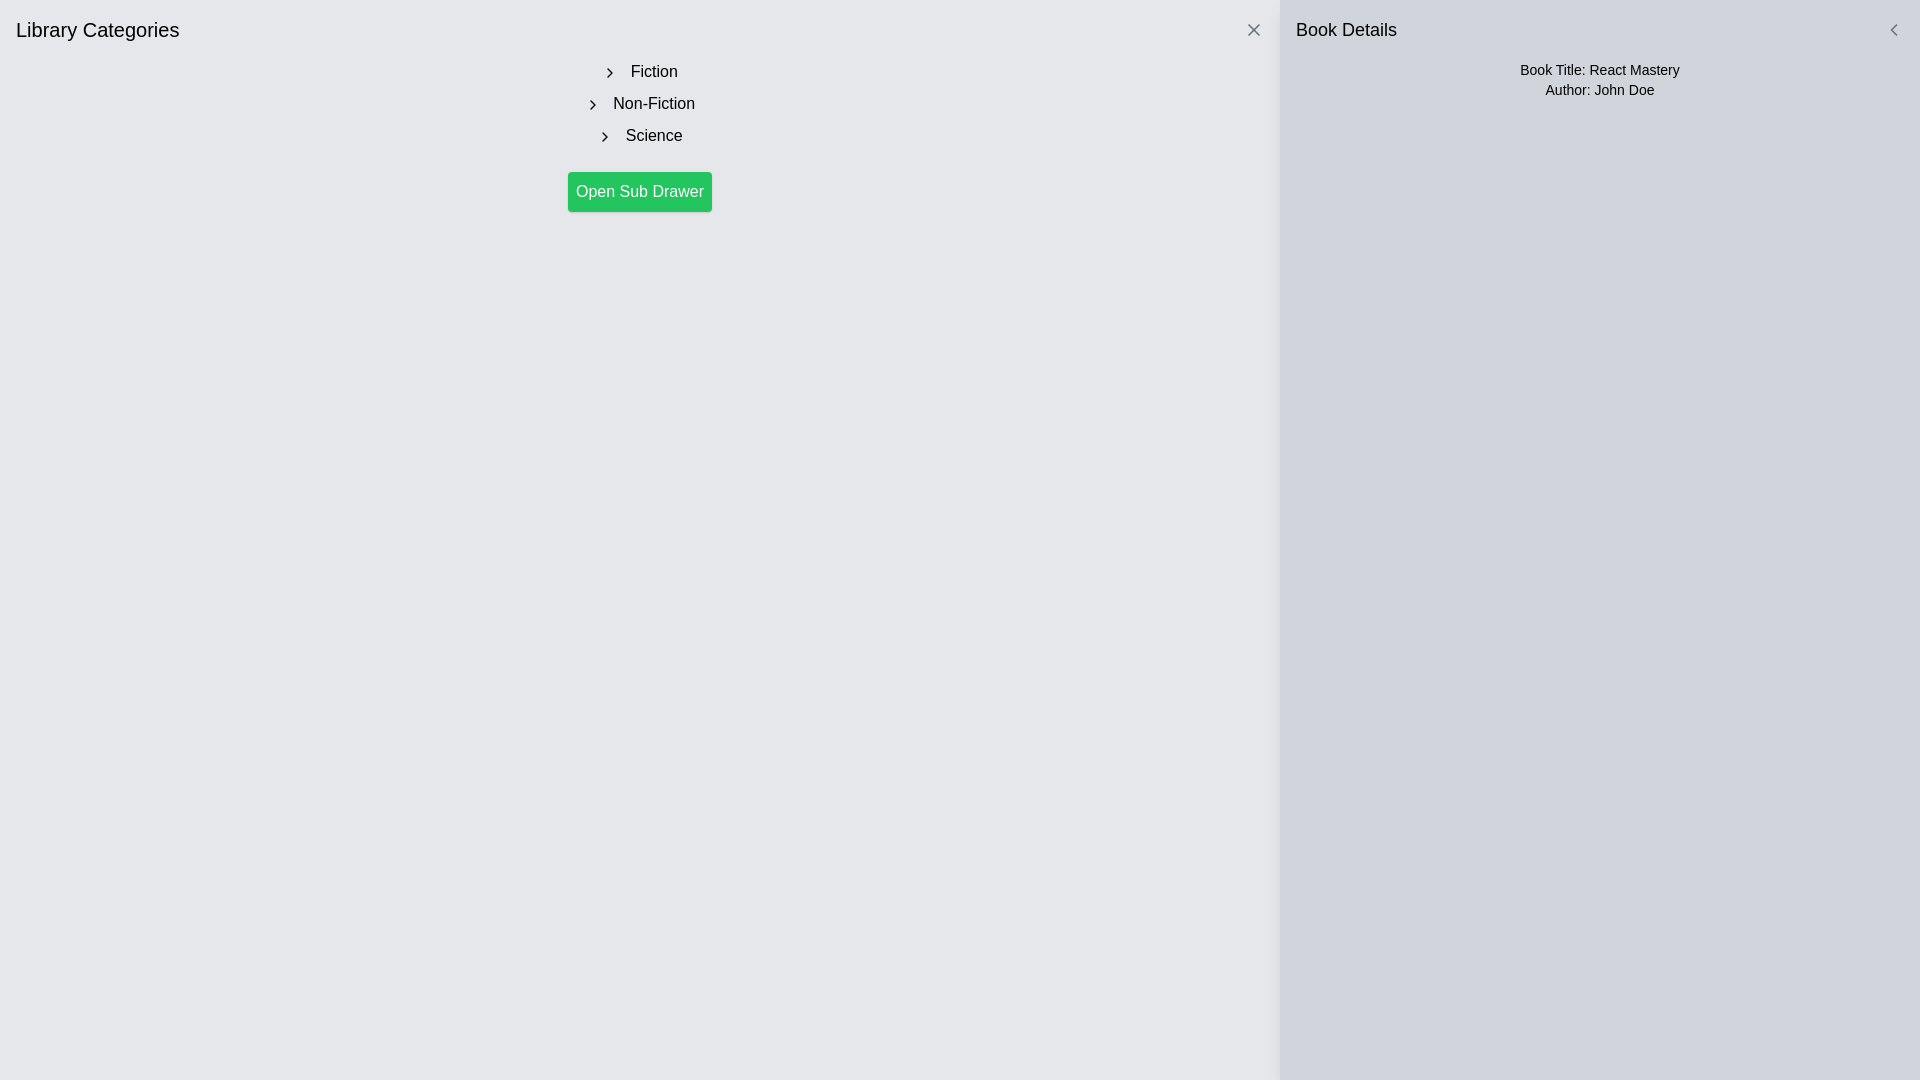 This screenshot has width=1920, height=1080. I want to click on the navigational button located in the top-right corner of the 'Book Details' section to change its color, so click(1893, 30).